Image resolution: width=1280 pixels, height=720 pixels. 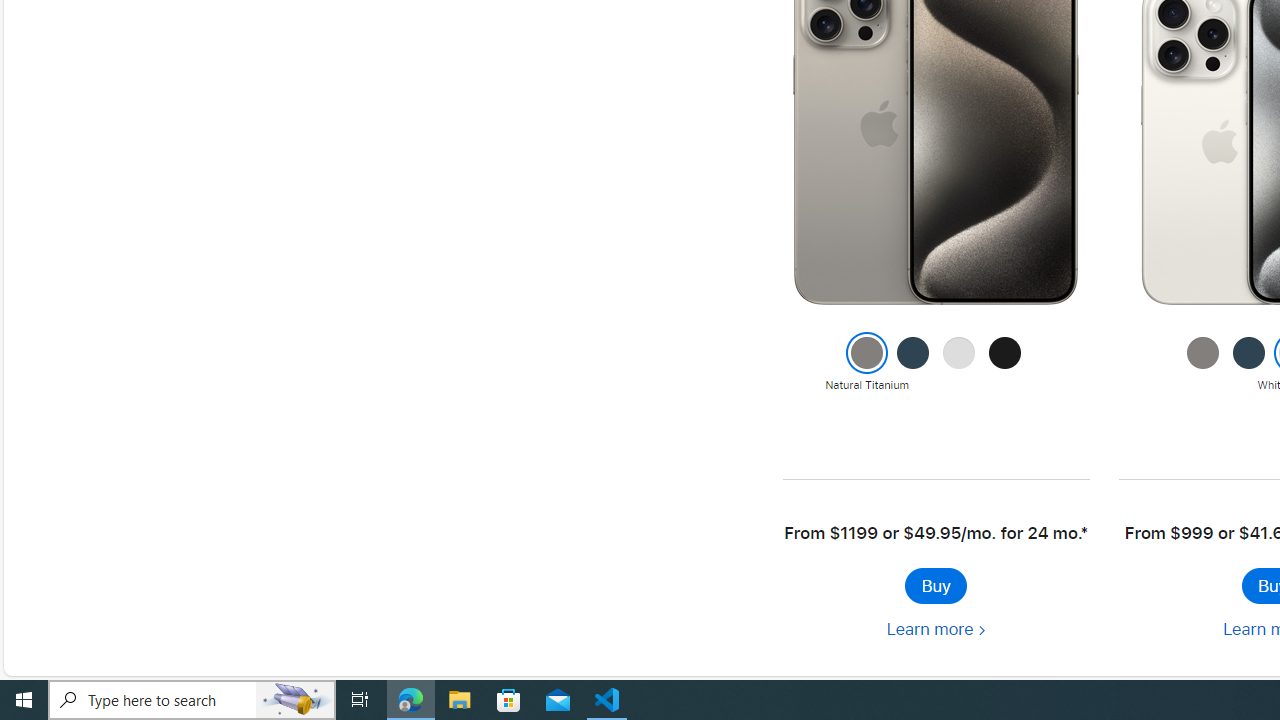 I want to click on 'Black Titanium', so click(x=1005, y=363).